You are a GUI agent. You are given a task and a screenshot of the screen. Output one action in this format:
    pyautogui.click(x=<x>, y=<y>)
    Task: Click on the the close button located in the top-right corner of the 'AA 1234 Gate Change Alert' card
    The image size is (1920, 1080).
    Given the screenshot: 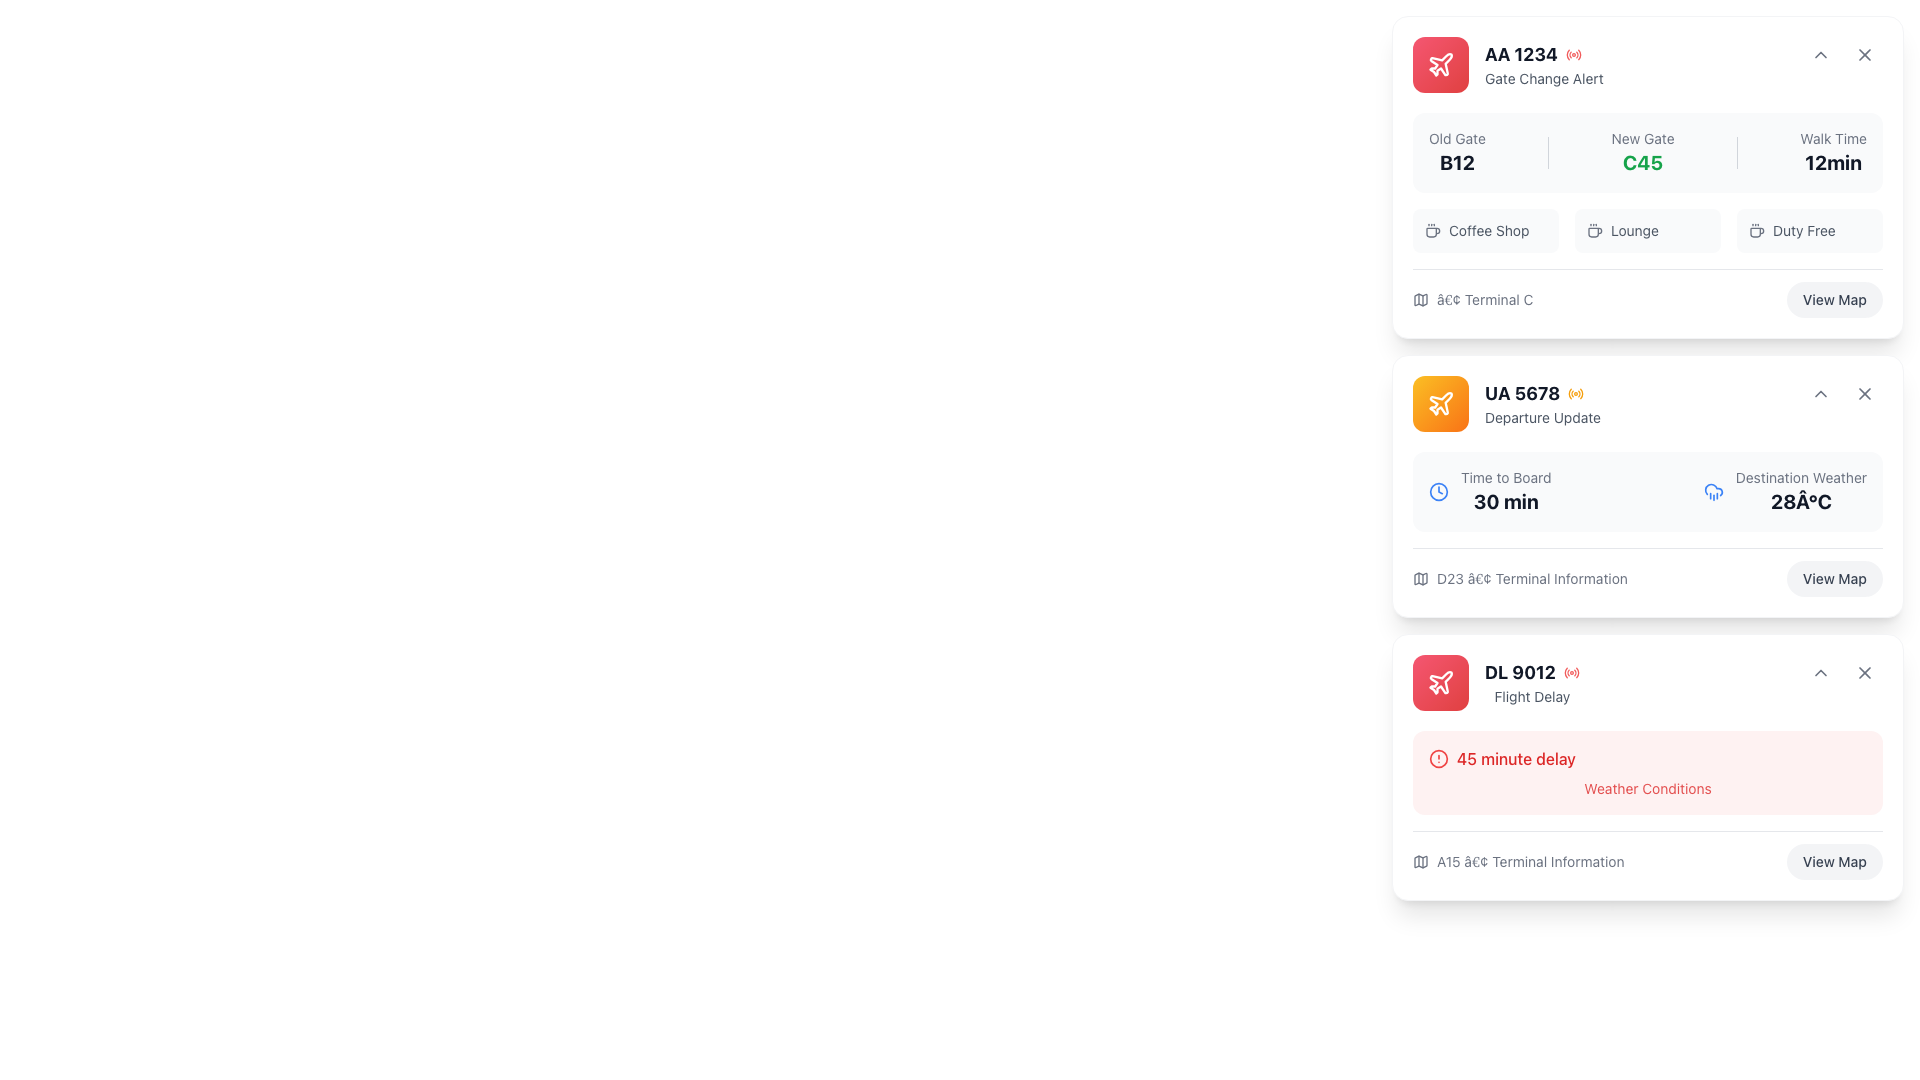 What is the action you would take?
    pyautogui.click(x=1864, y=53)
    